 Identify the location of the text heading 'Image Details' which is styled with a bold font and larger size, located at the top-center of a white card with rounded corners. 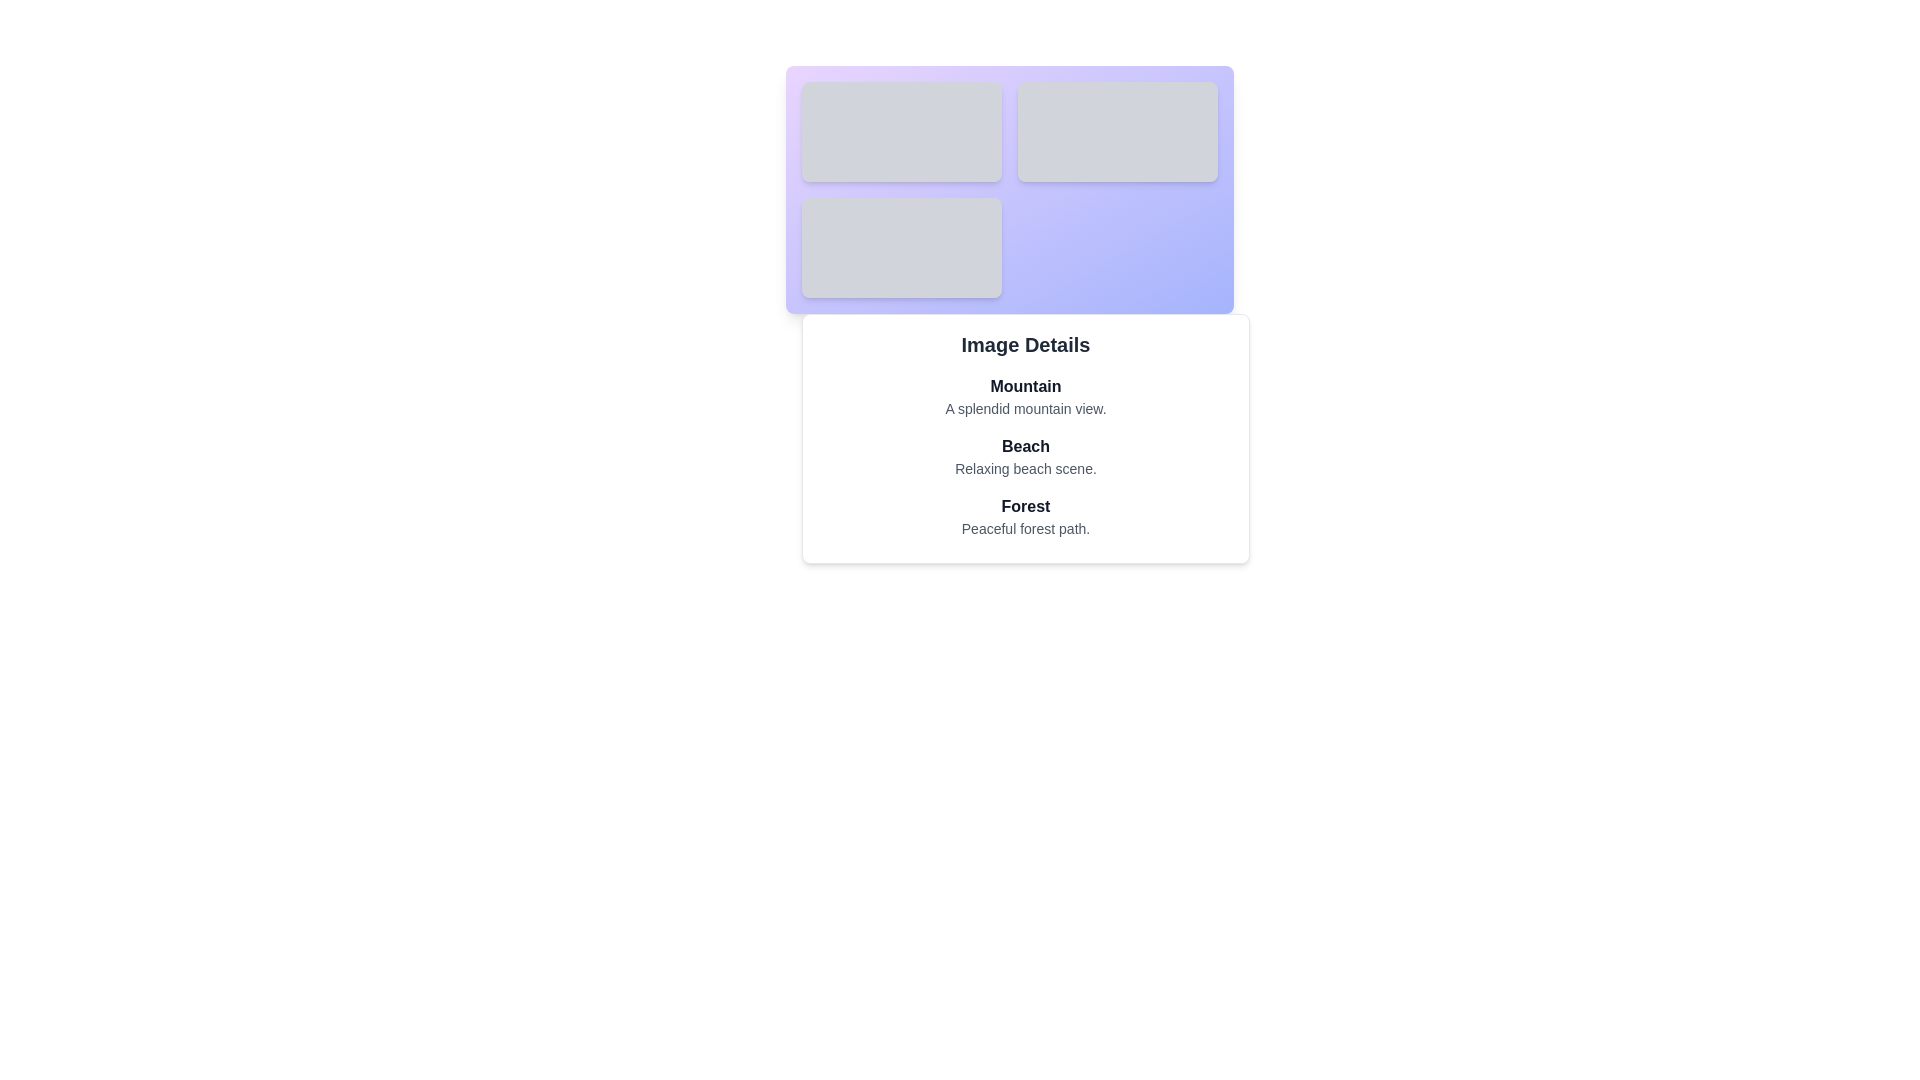
(1026, 343).